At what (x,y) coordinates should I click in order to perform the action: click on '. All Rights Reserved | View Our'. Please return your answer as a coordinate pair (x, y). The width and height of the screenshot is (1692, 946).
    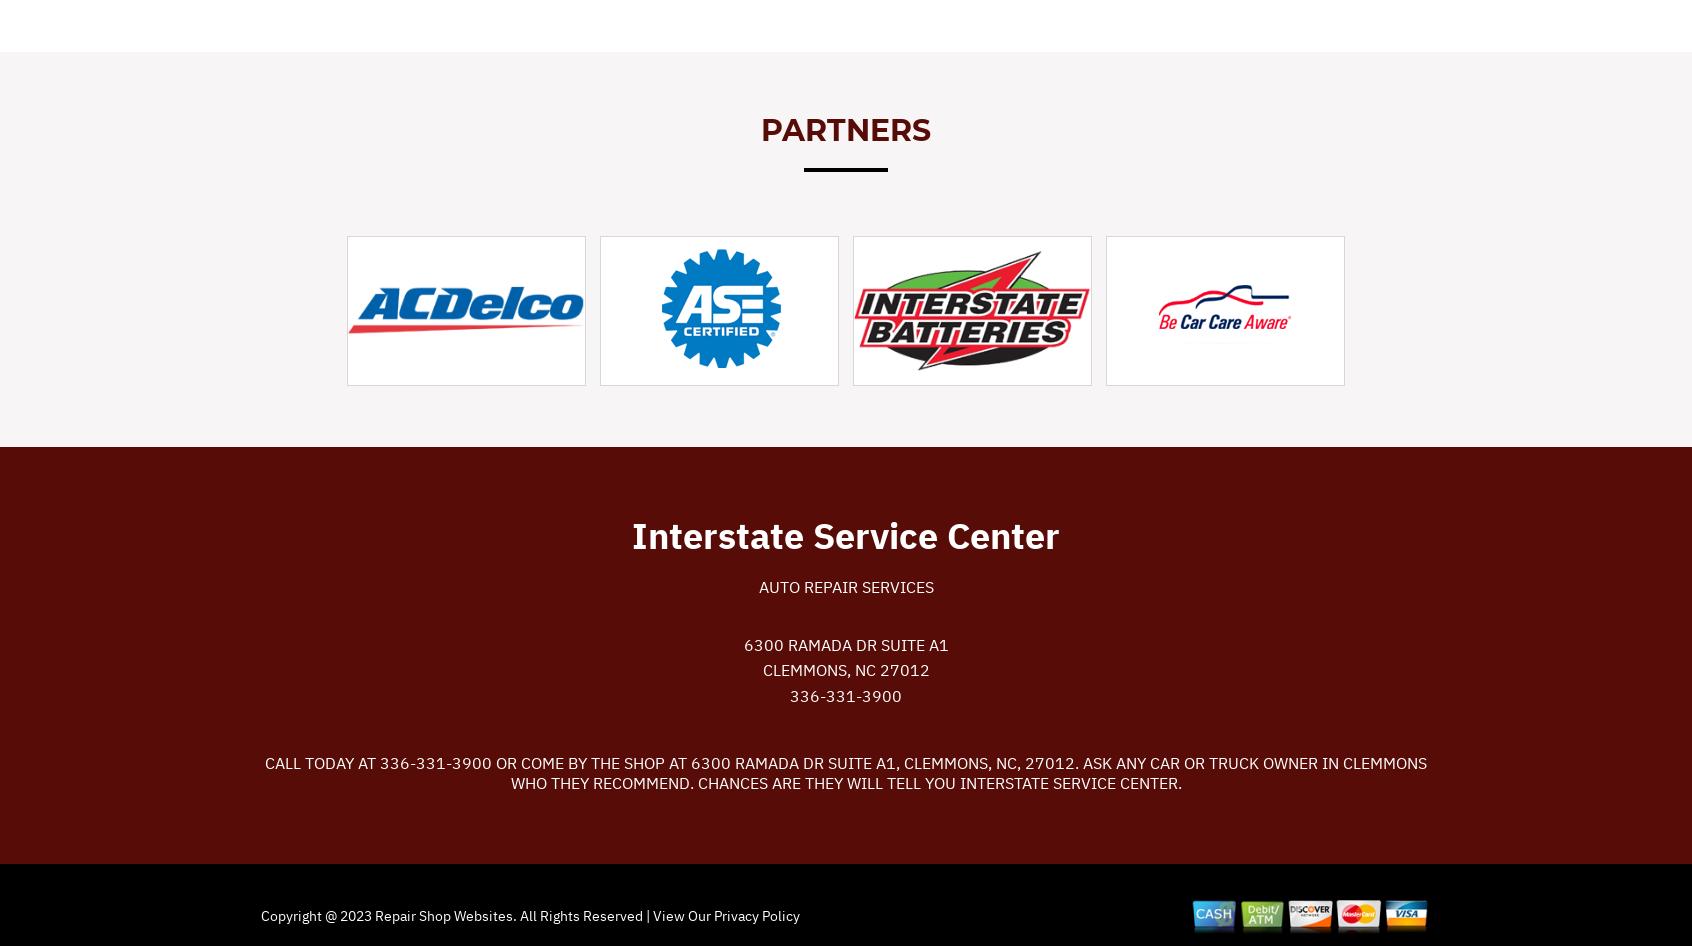
    Looking at the image, I should click on (612, 913).